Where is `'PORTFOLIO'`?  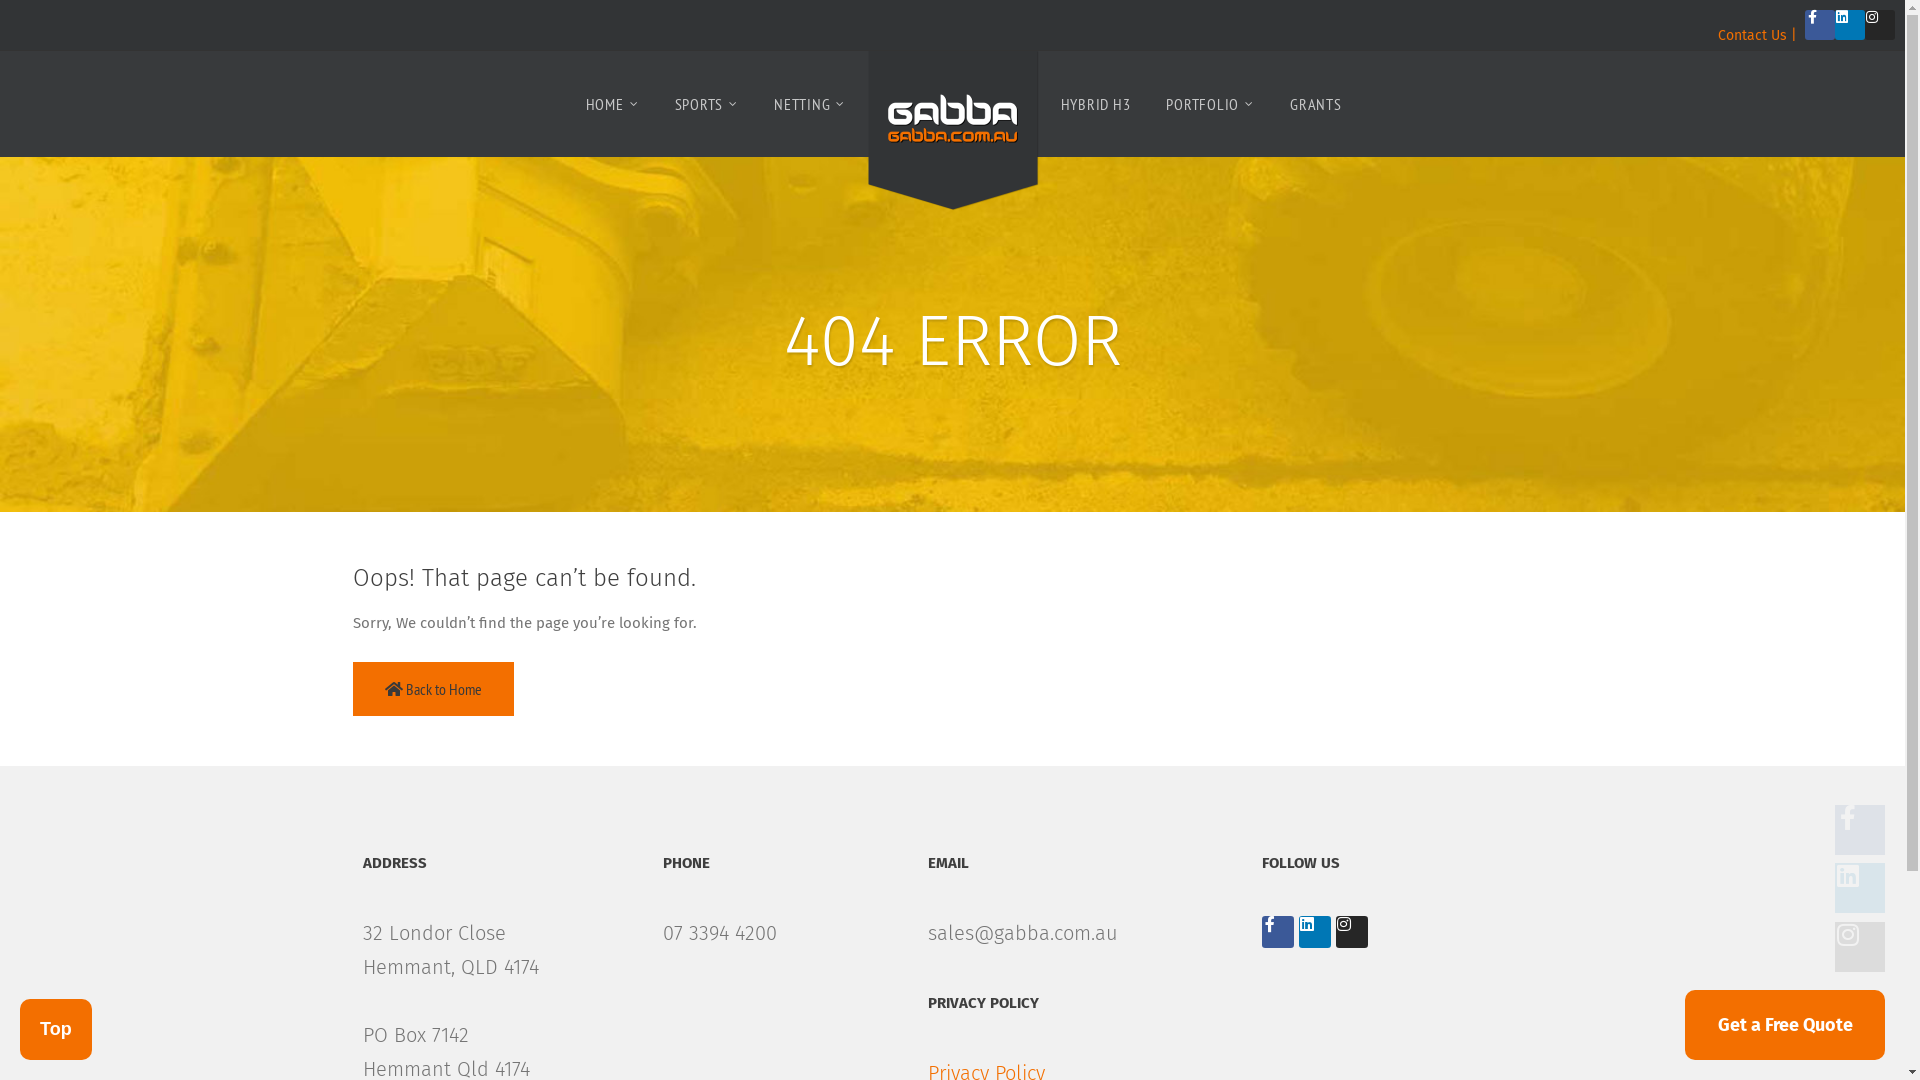
'PORTFOLIO' is located at coordinates (1208, 104).